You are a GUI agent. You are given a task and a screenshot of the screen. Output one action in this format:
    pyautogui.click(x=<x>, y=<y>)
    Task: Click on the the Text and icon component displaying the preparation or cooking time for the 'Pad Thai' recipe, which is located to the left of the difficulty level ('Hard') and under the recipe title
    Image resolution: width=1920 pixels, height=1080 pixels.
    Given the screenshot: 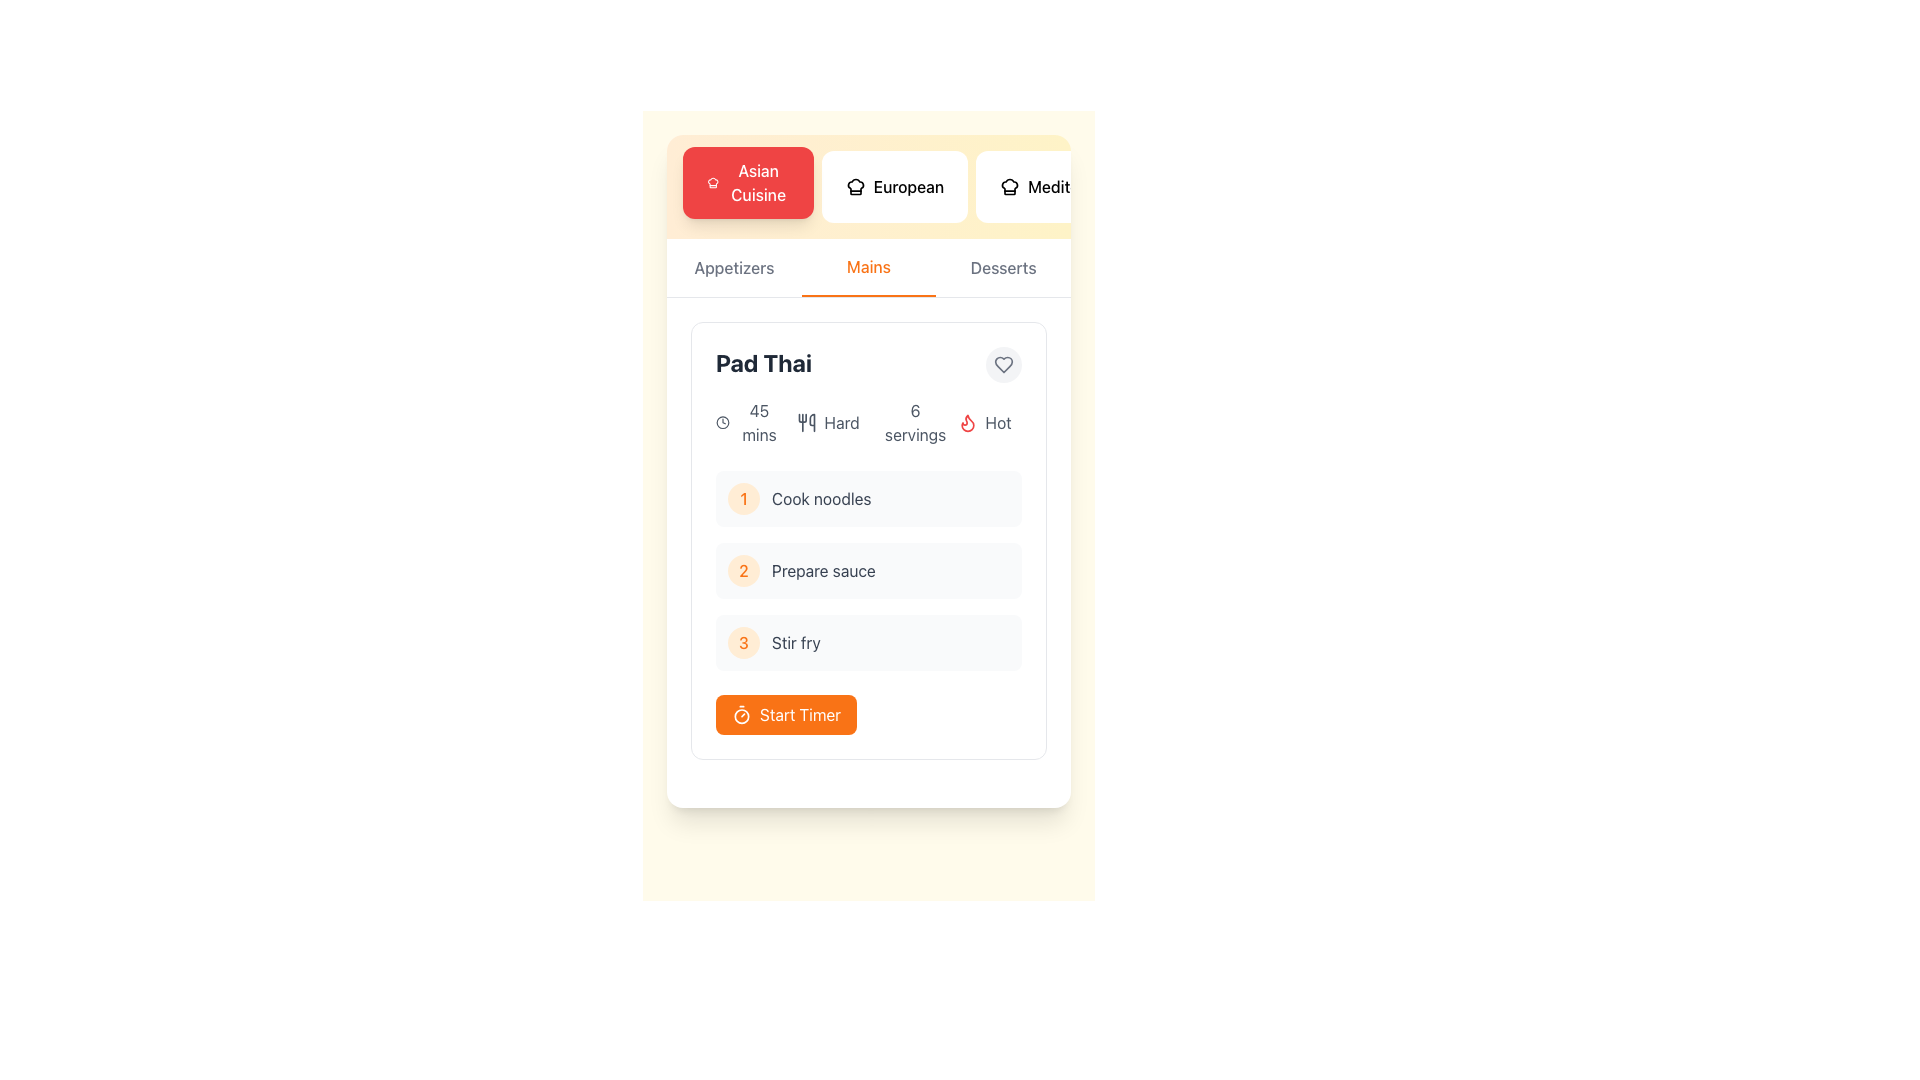 What is the action you would take?
    pyautogui.click(x=747, y=422)
    